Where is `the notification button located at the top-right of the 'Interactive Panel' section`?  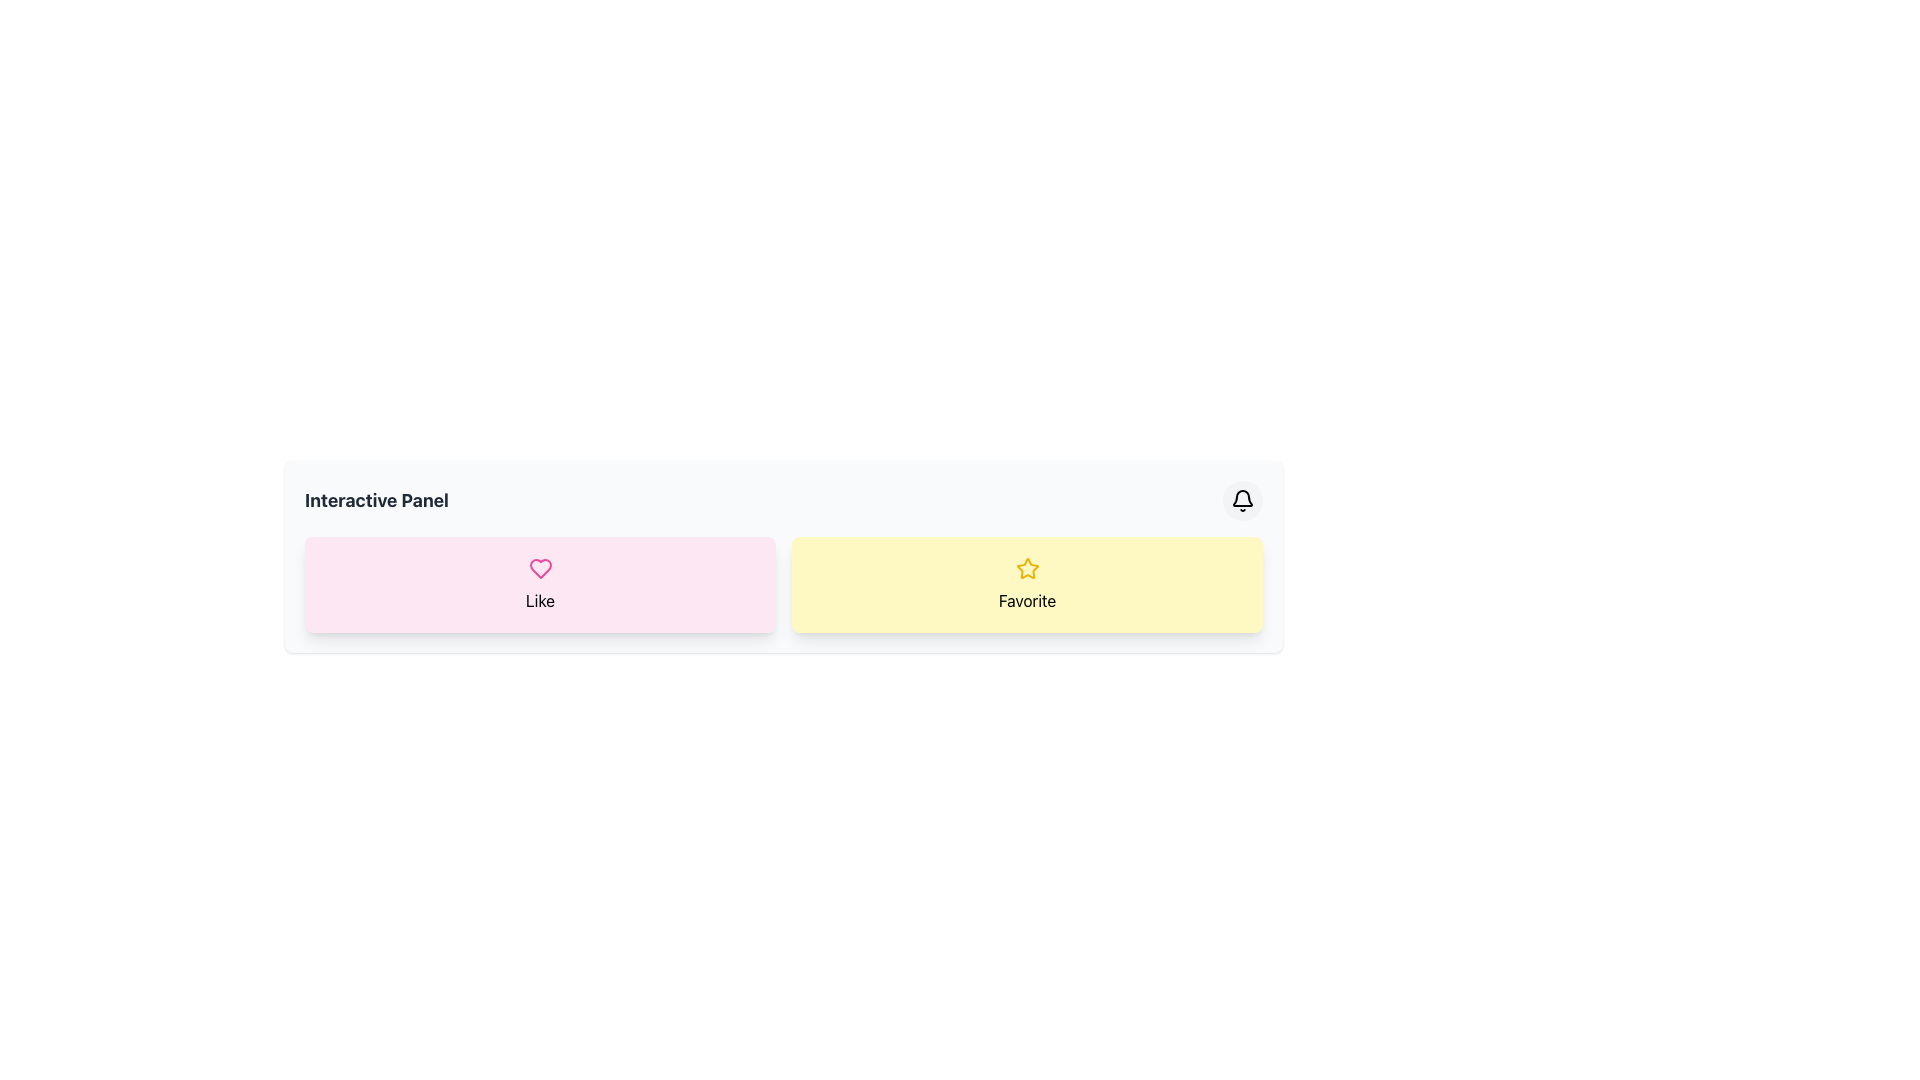
the notification button located at the top-right of the 'Interactive Panel' section is located at coordinates (1242, 500).